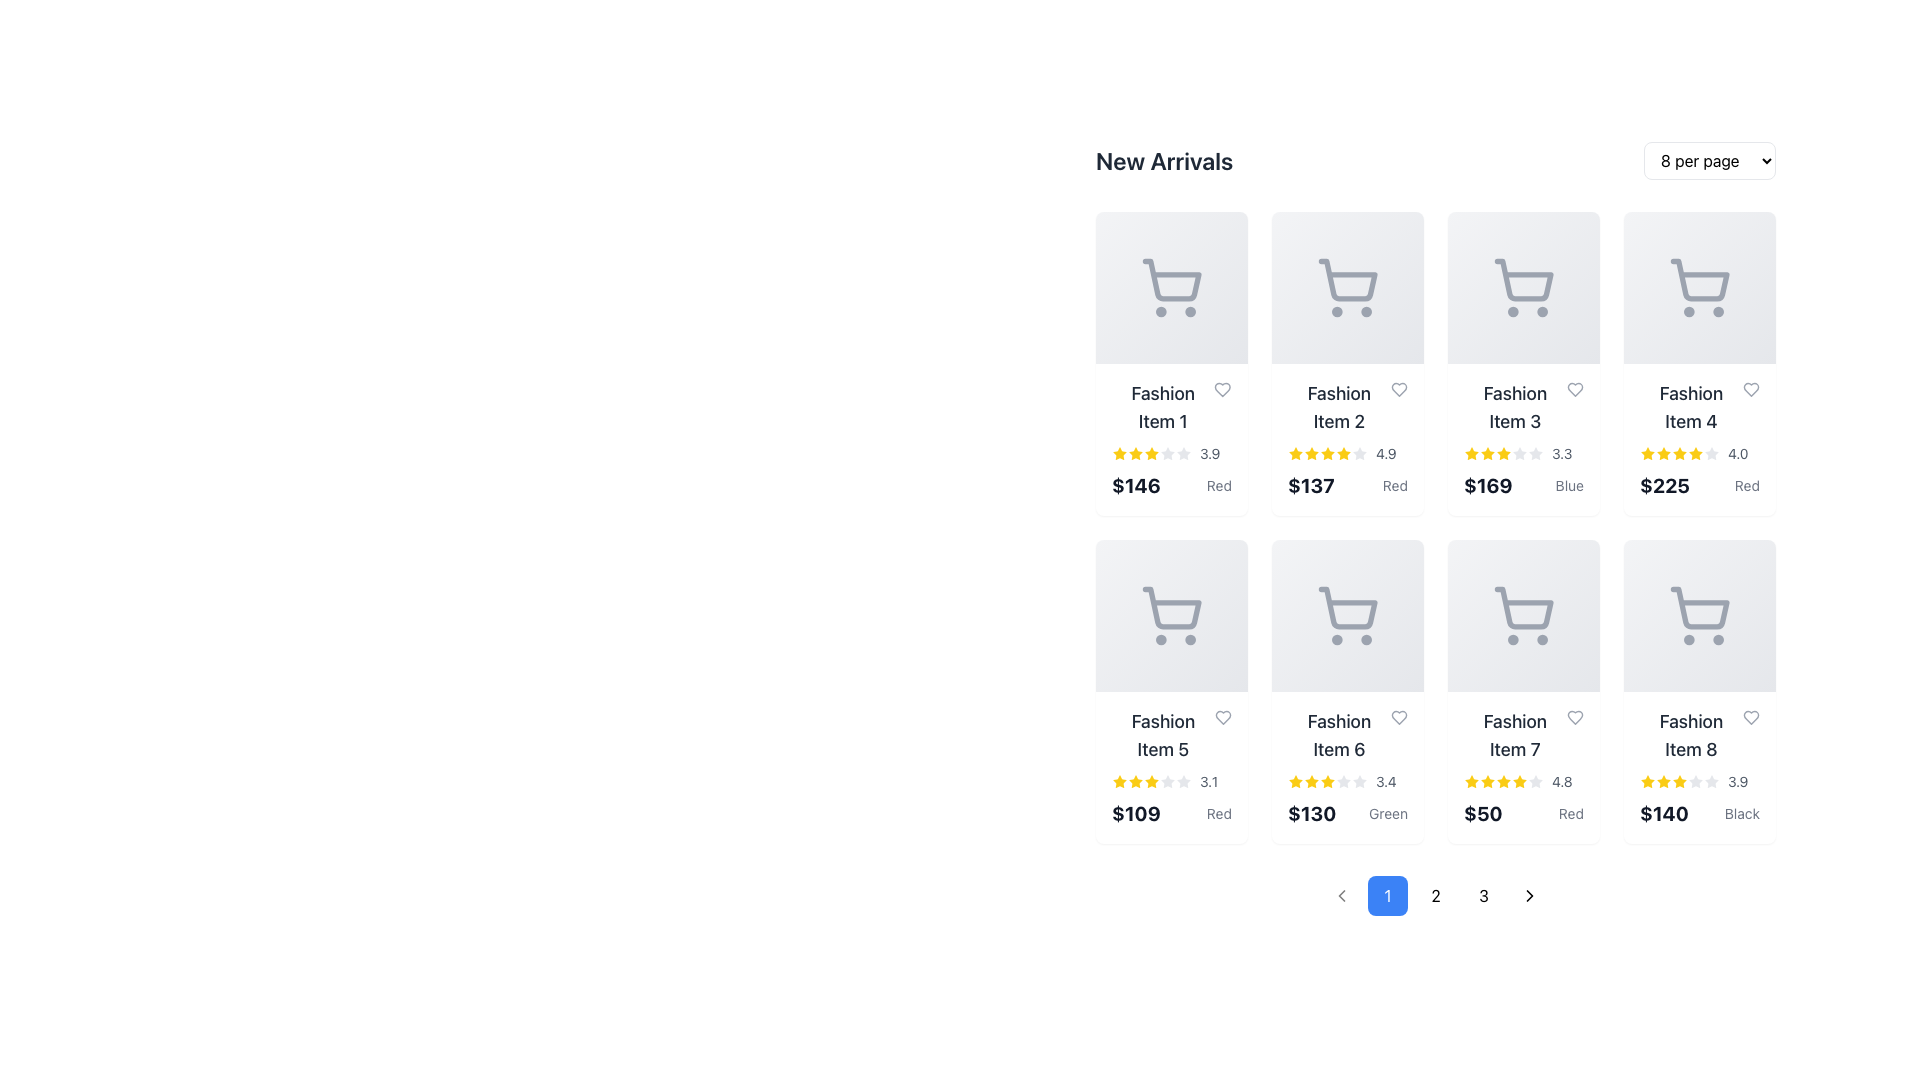 Image resolution: width=1920 pixels, height=1080 pixels. Describe the element at coordinates (1296, 781) in the screenshot. I see `visual rating associated with the first star in the rating component for 'Fashion Item 6' located in the second row, third column of the grid layout` at that location.